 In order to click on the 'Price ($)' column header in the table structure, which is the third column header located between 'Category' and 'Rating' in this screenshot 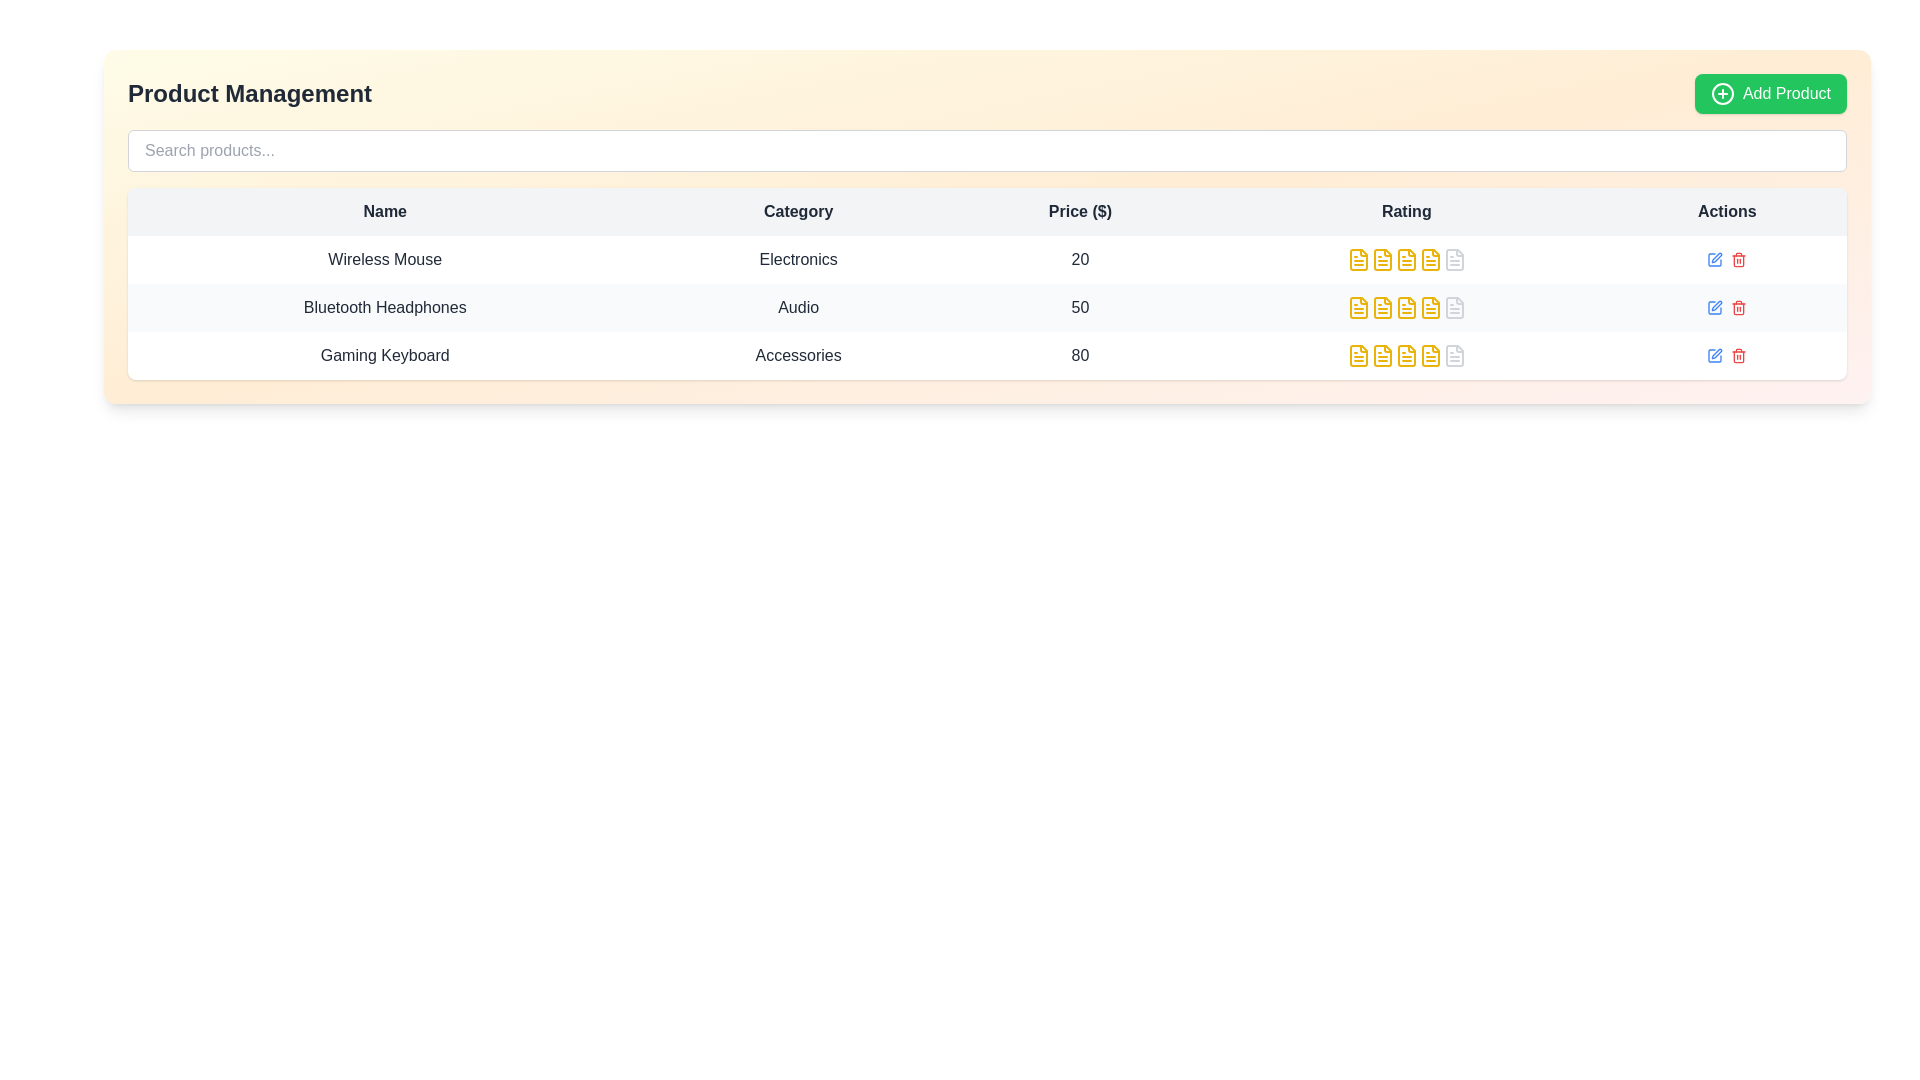, I will do `click(1079, 212)`.